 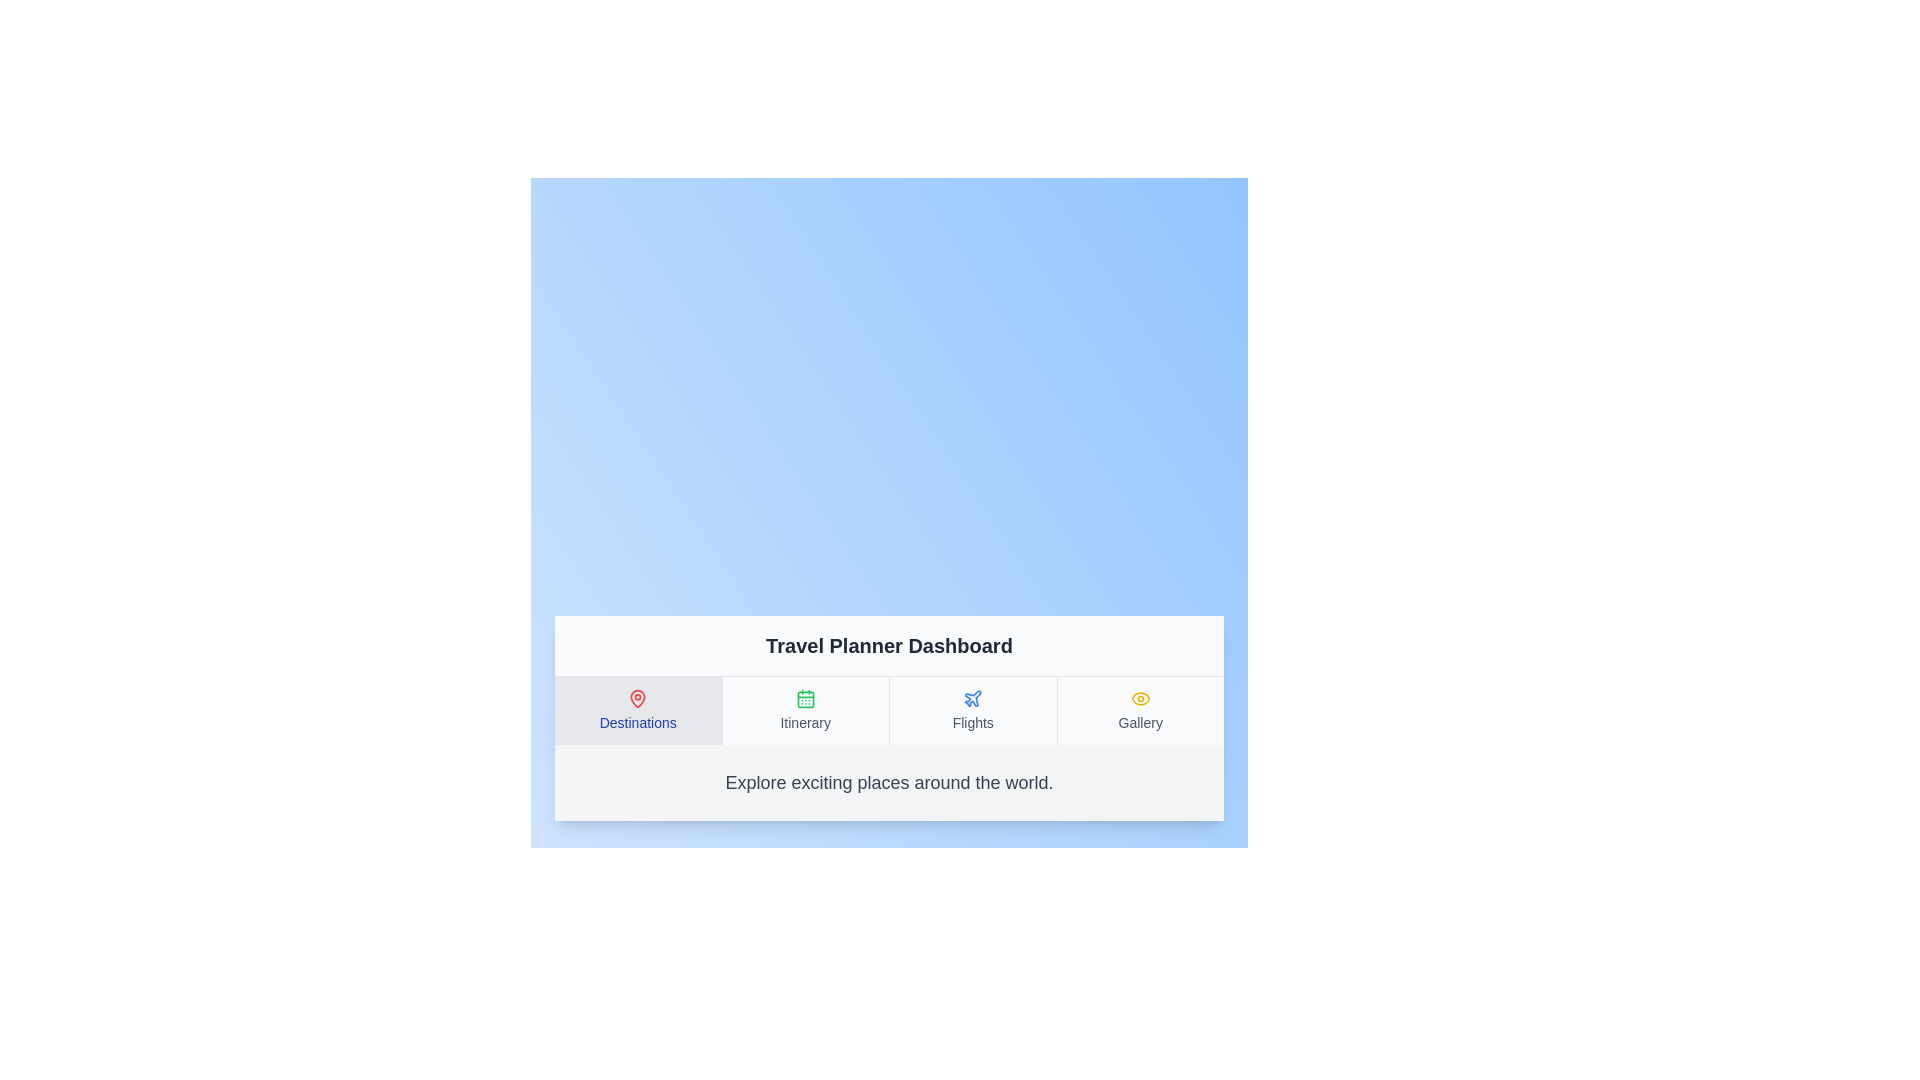 I want to click on the 'Gallery' text label, which is a small font label with dark text on a light background, located below an eye icon in the rightmost column of the Travel Planner Dashboard, so click(x=1140, y=722).